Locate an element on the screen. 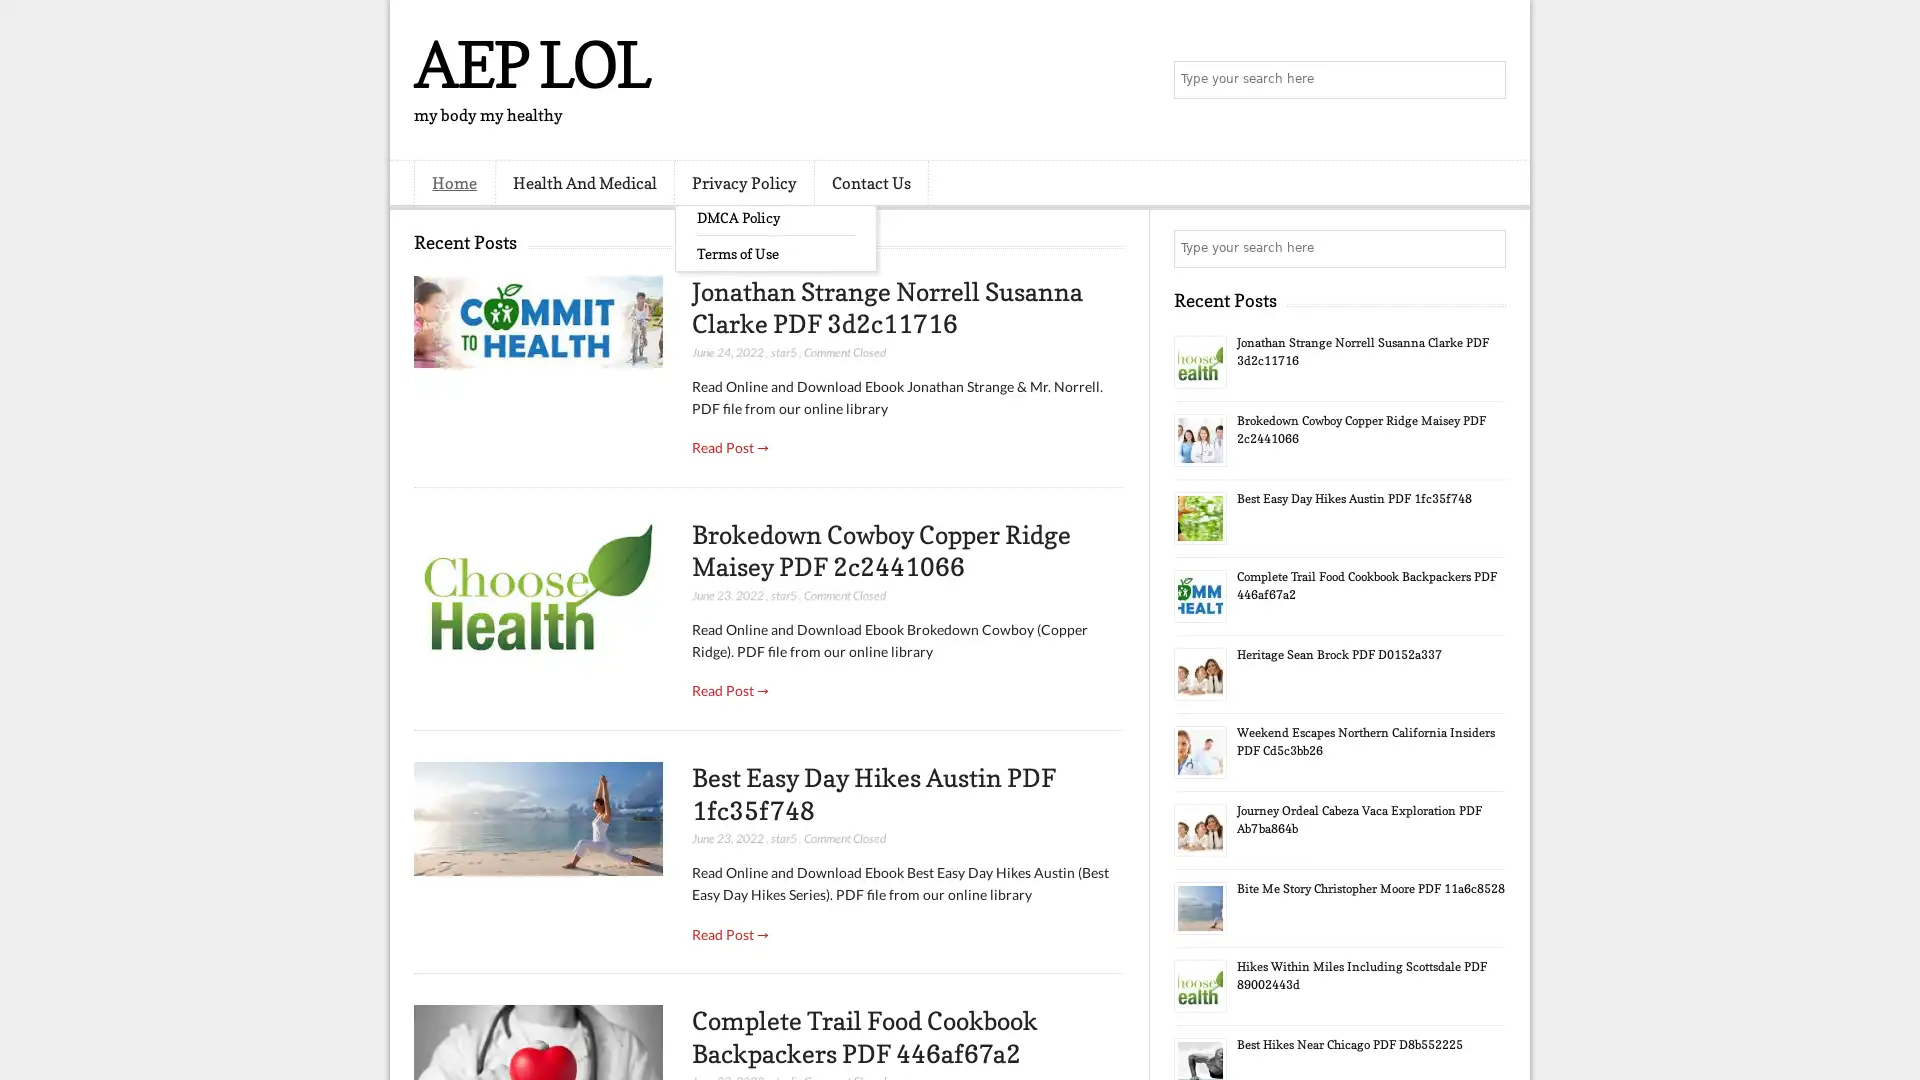  Search is located at coordinates (1485, 80).